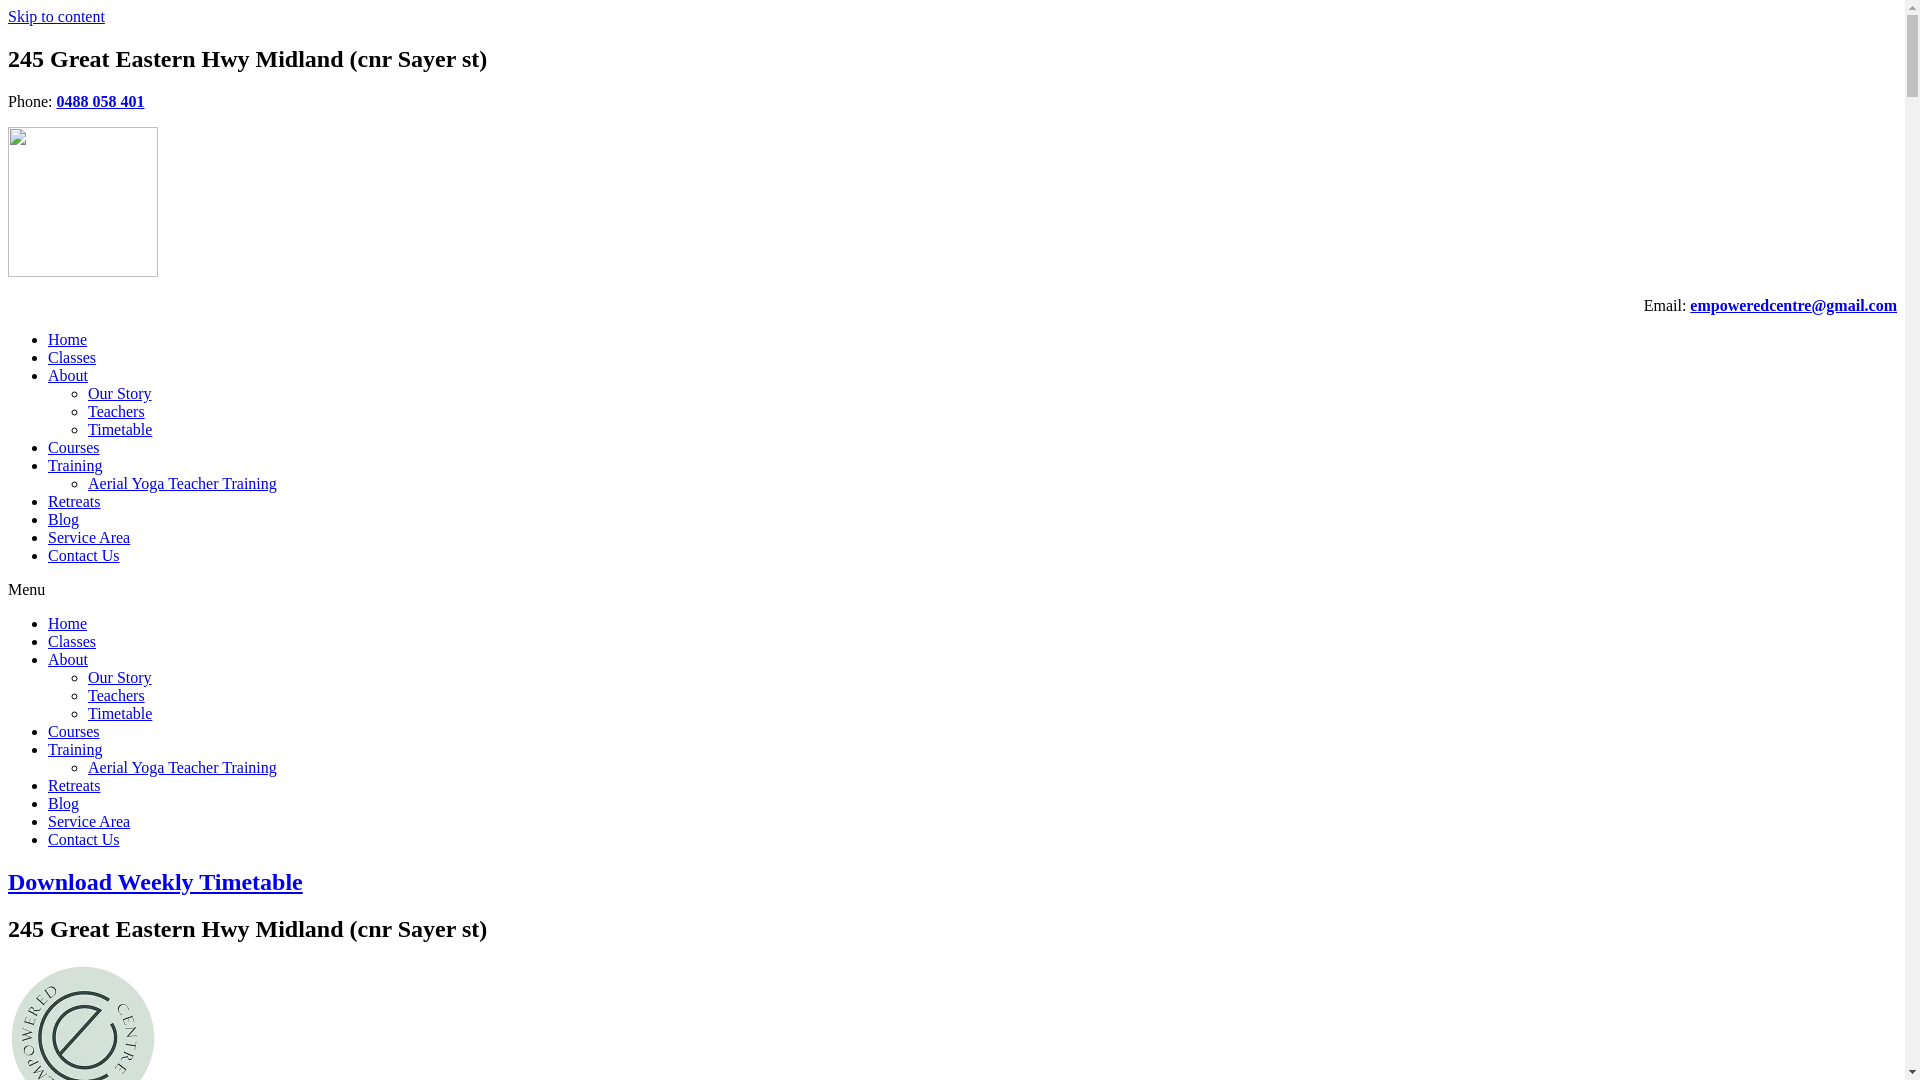 This screenshot has height=1080, width=1920. Describe the element at coordinates (67, 375) in the screenshot. I see `'About'` at that location.